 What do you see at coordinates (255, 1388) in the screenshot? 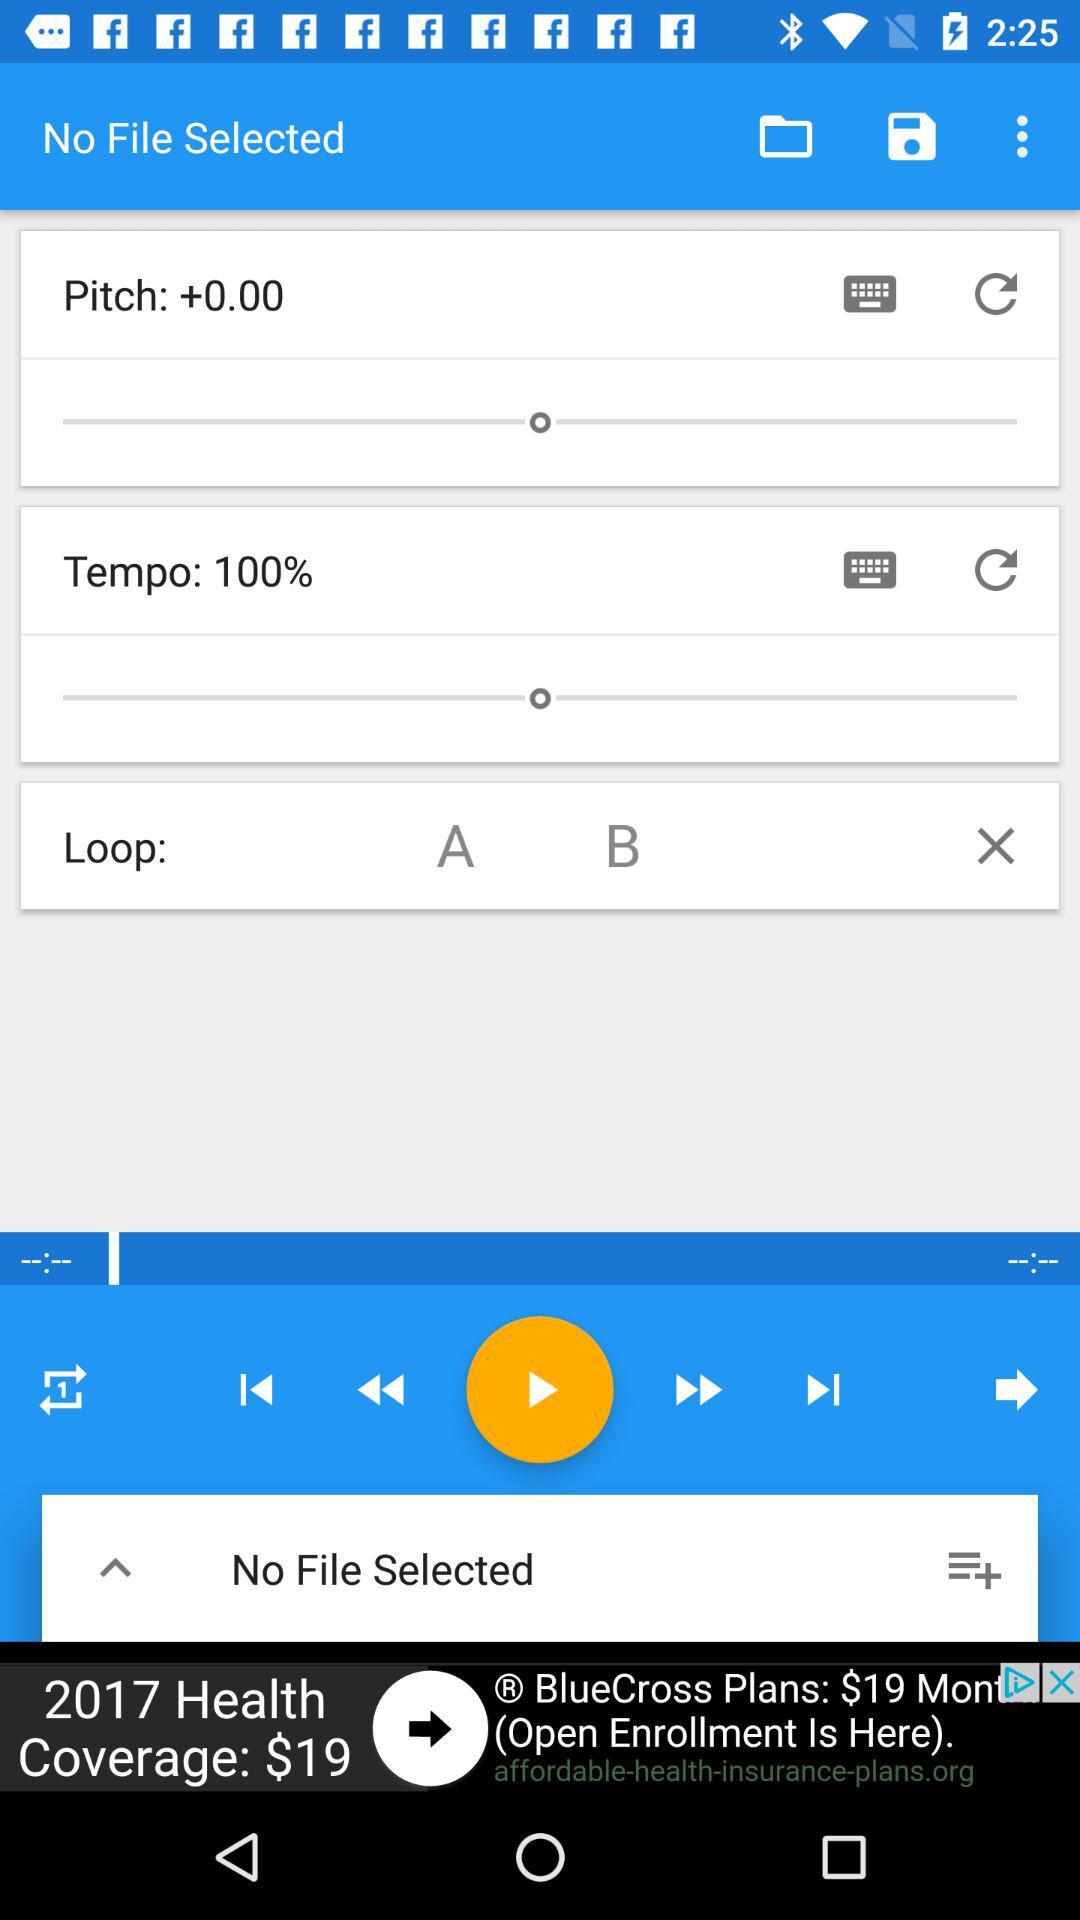
I see `change track` at bounding box center [255, 1388].